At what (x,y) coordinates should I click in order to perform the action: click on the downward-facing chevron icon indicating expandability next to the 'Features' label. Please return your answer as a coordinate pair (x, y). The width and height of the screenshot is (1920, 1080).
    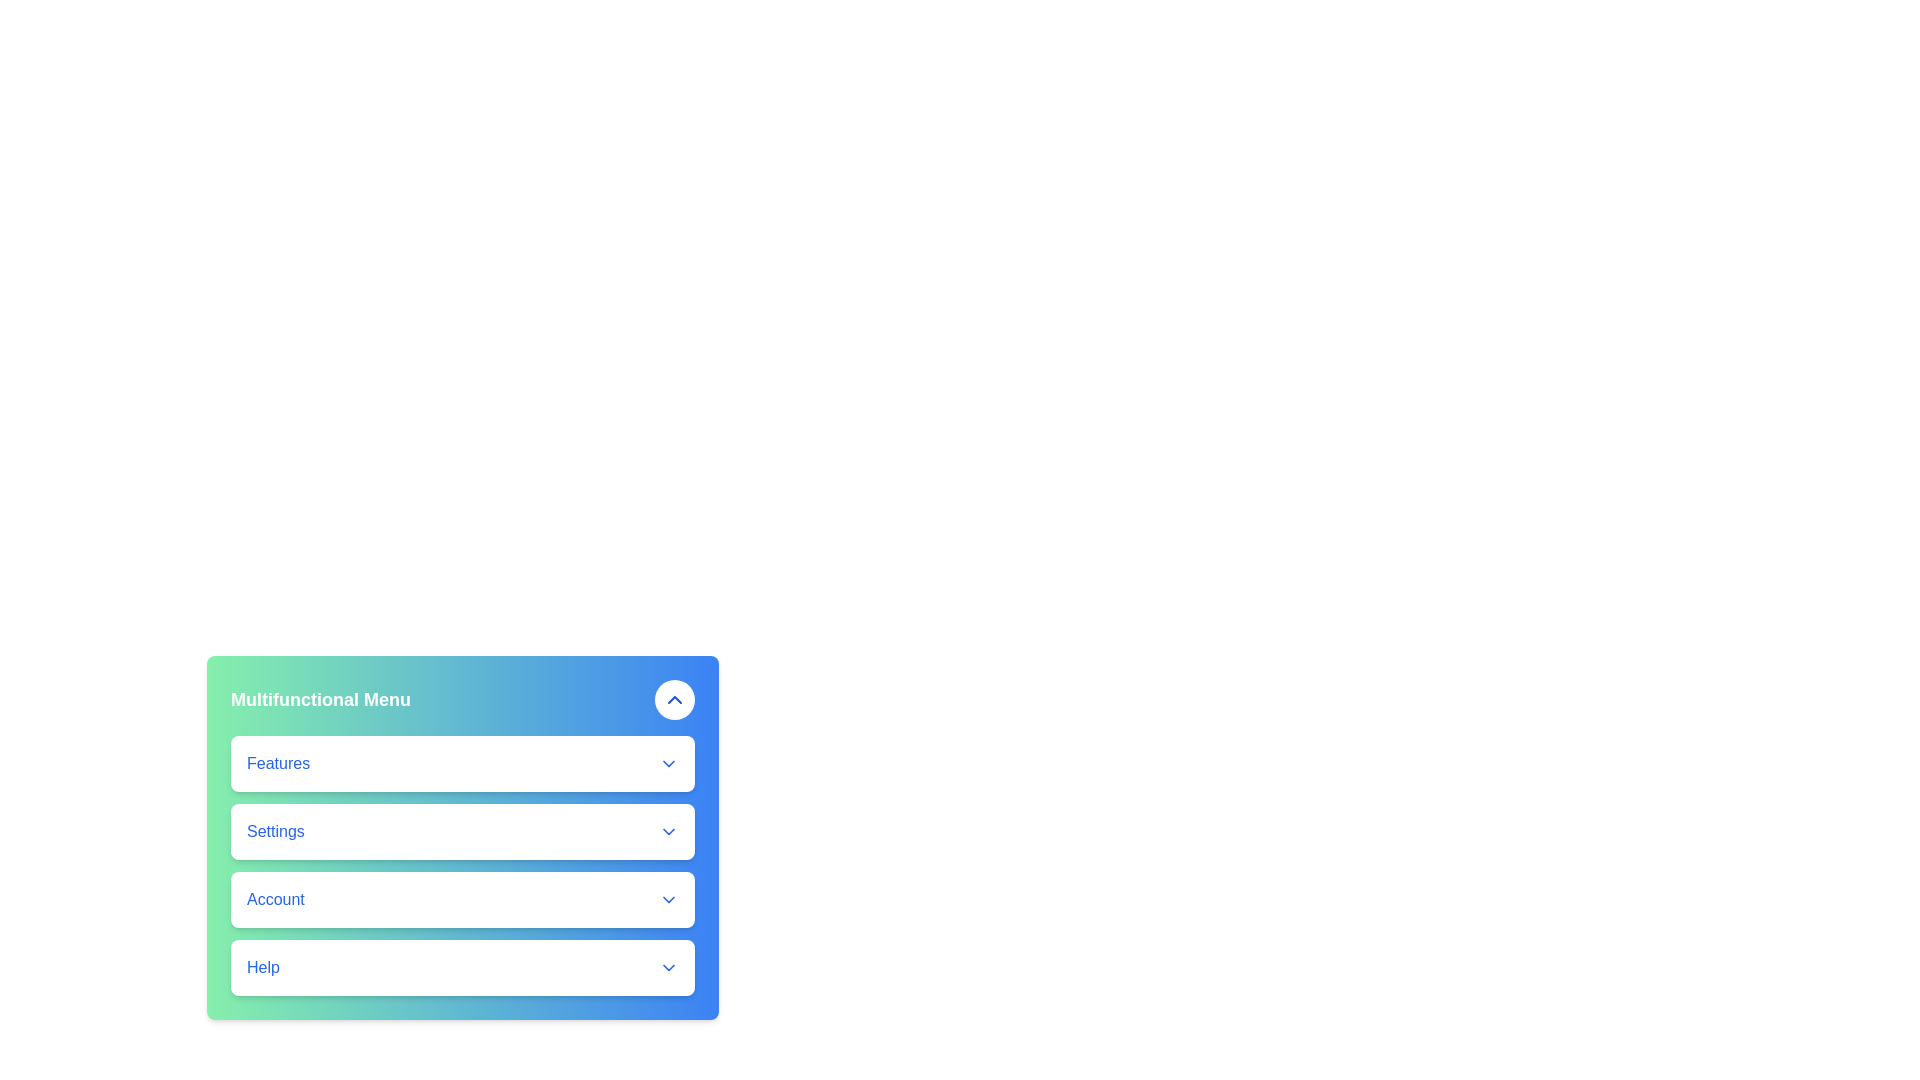
    Looking at the image, I should click on (668, 763).